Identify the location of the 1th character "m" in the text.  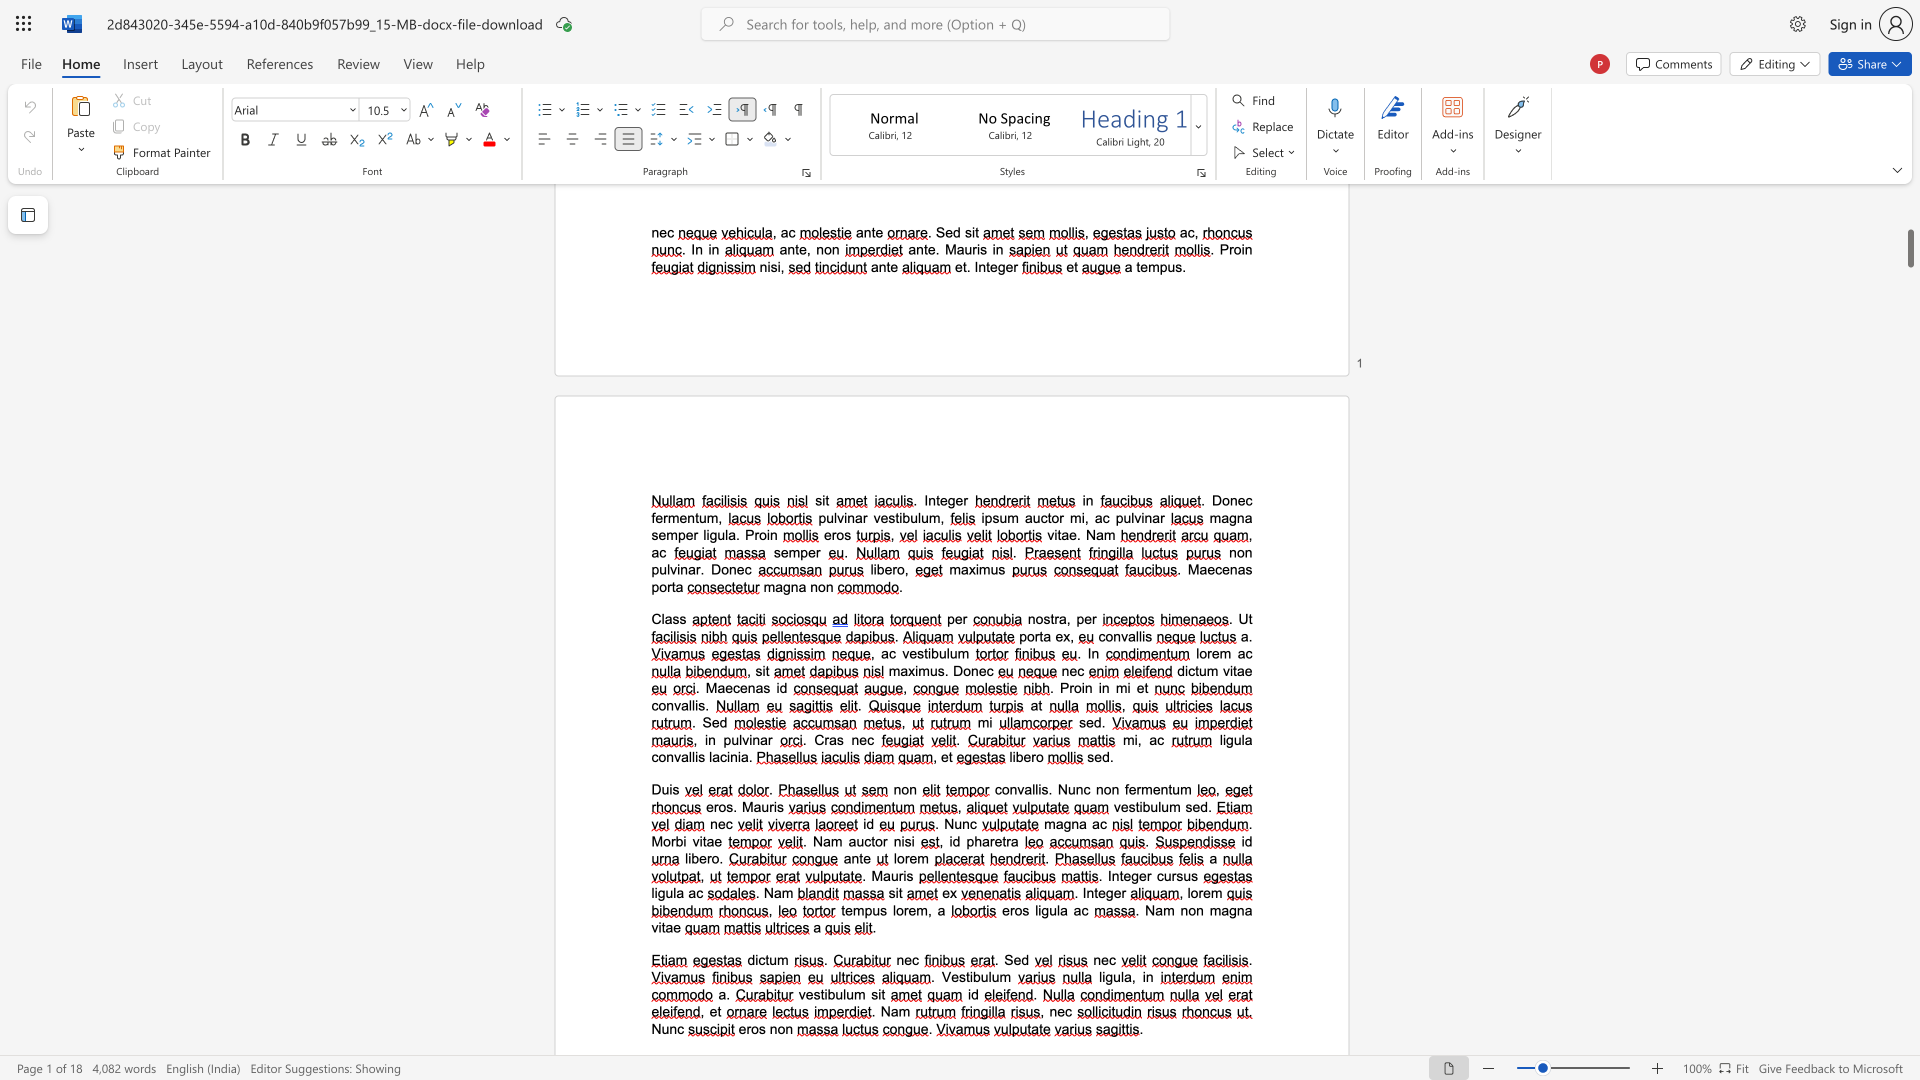
(1012, 516).